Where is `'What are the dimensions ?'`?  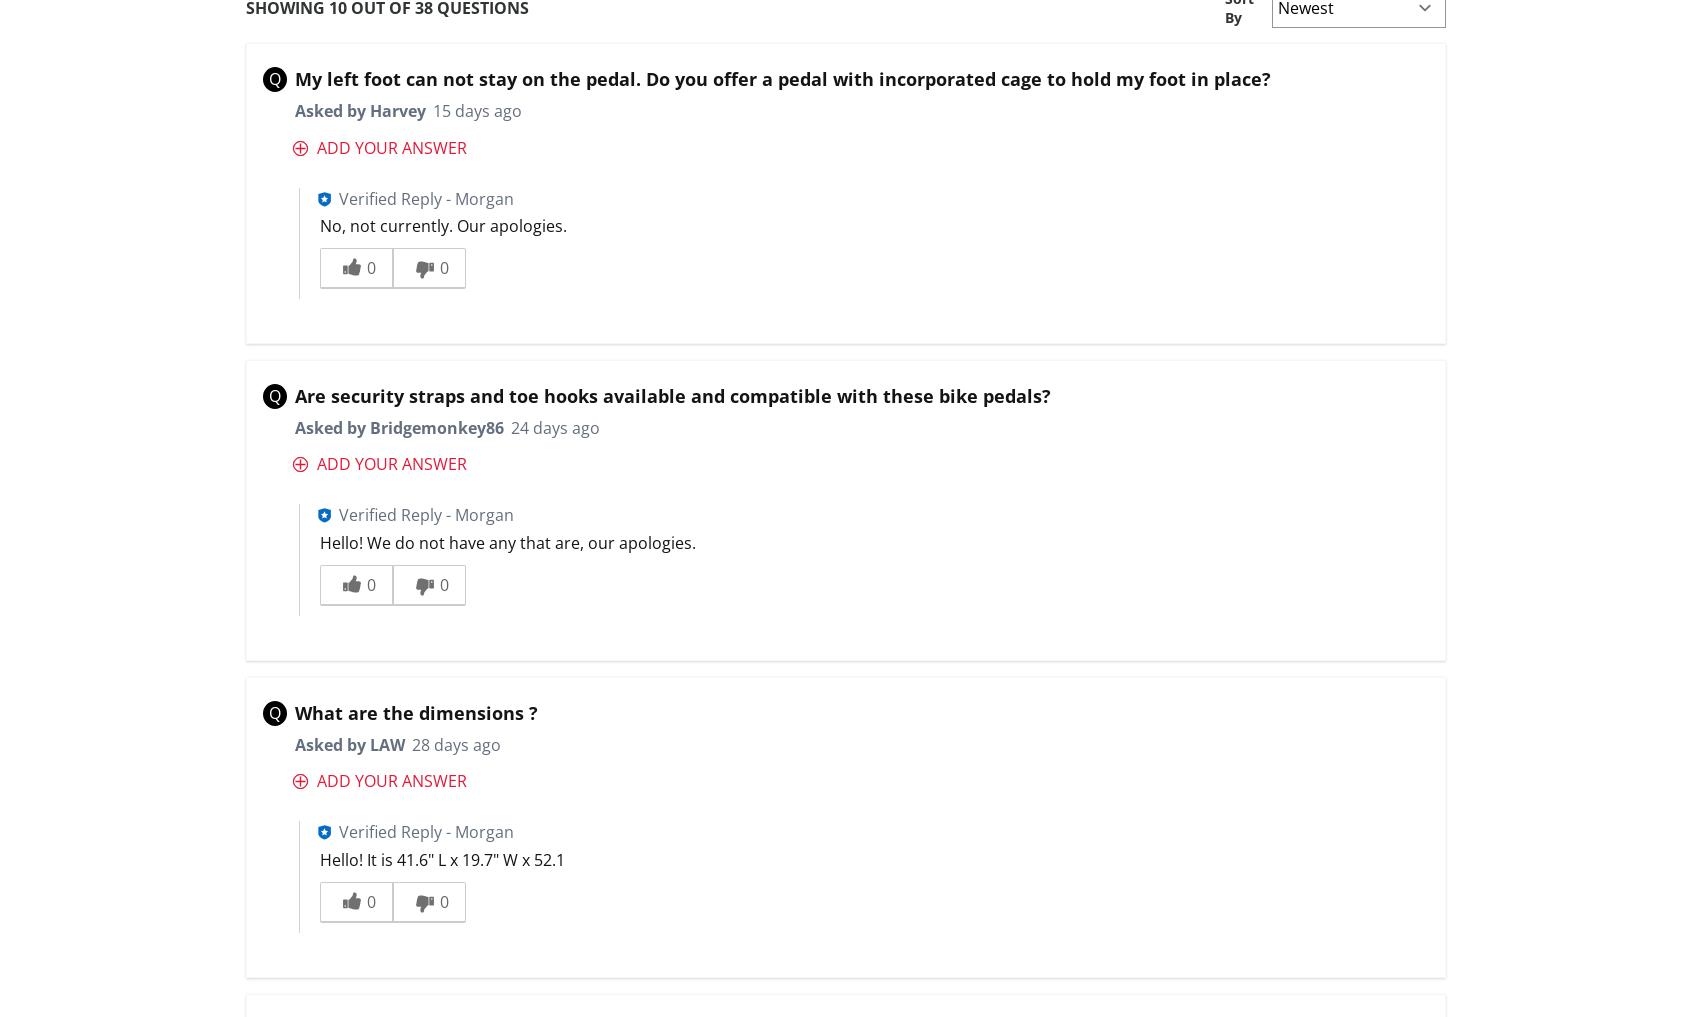
'What are the dimensions ?' is located at coordinates (416, 712).